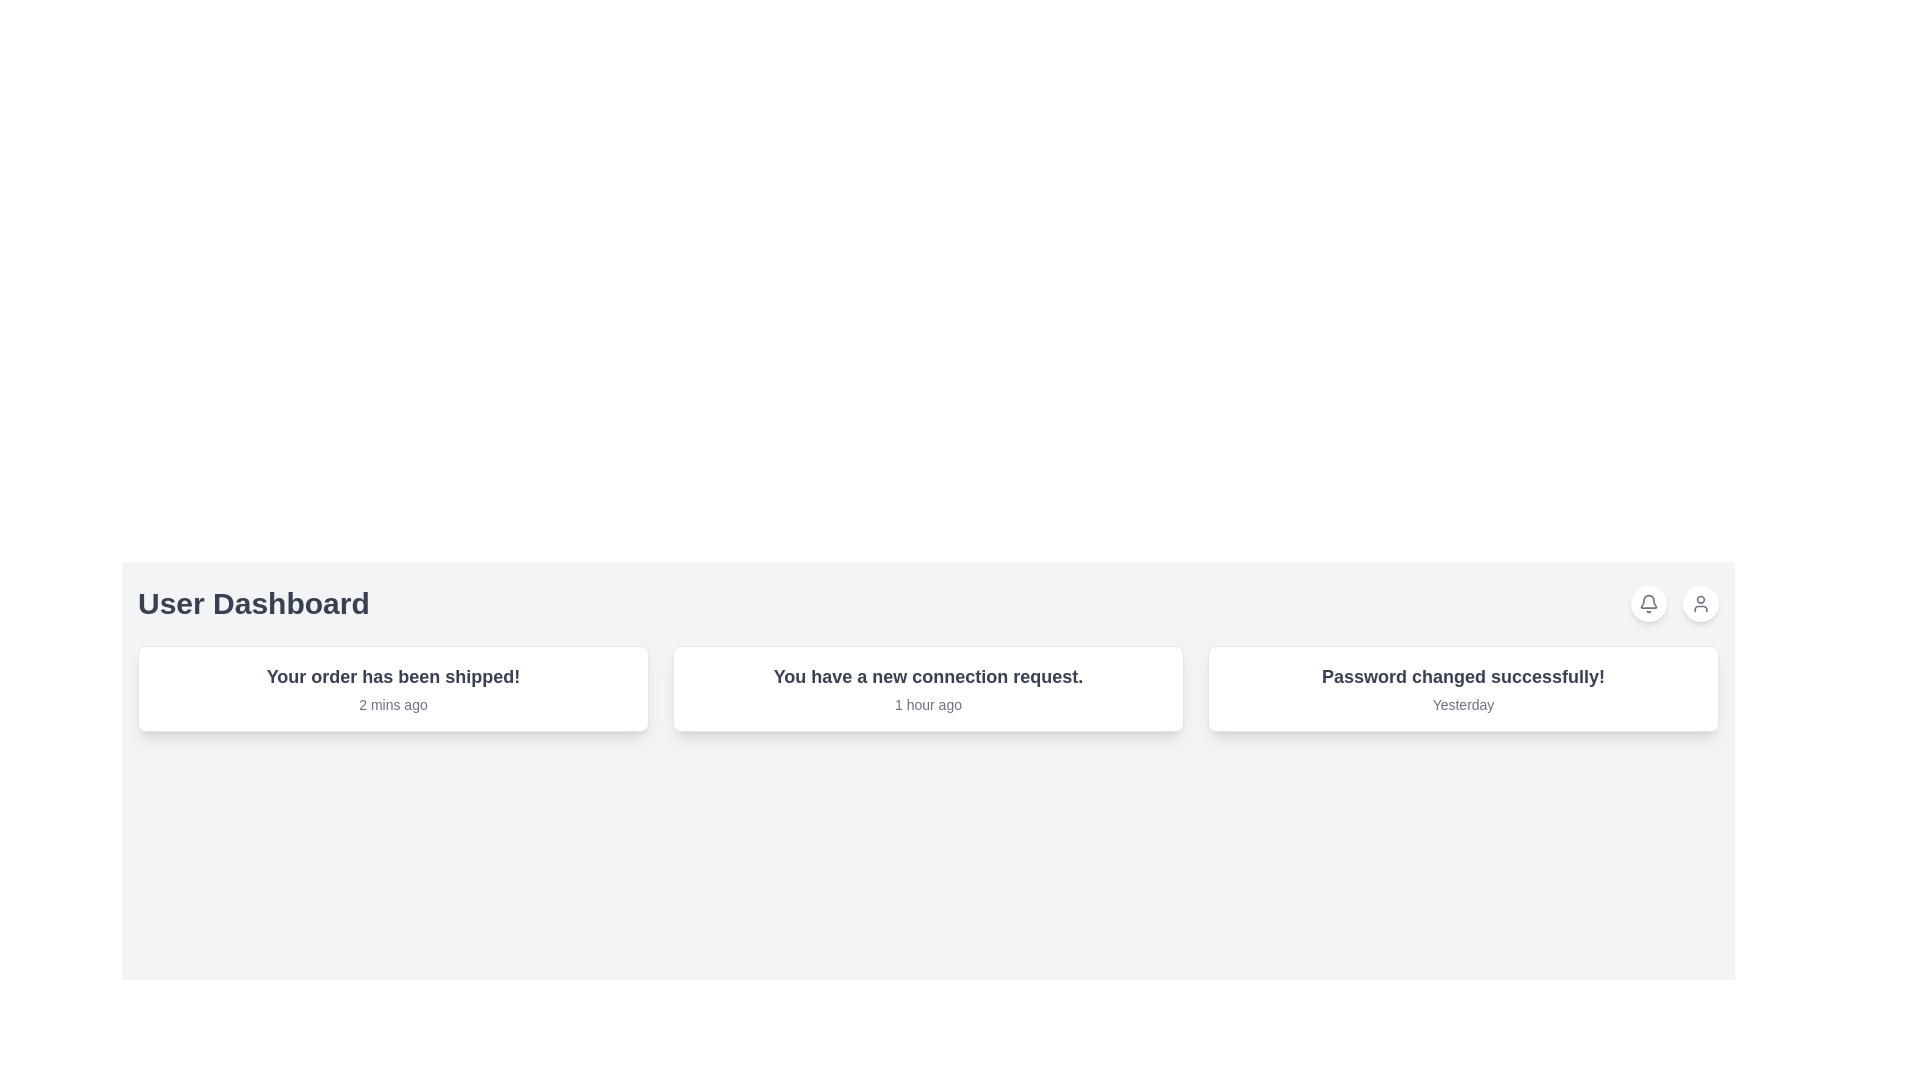  Describe the element at coordinates (1463, 676) in the screenshot. I see `the text label that displays 'Password changed successfully!' within the card on the dashboard interface` at that location.